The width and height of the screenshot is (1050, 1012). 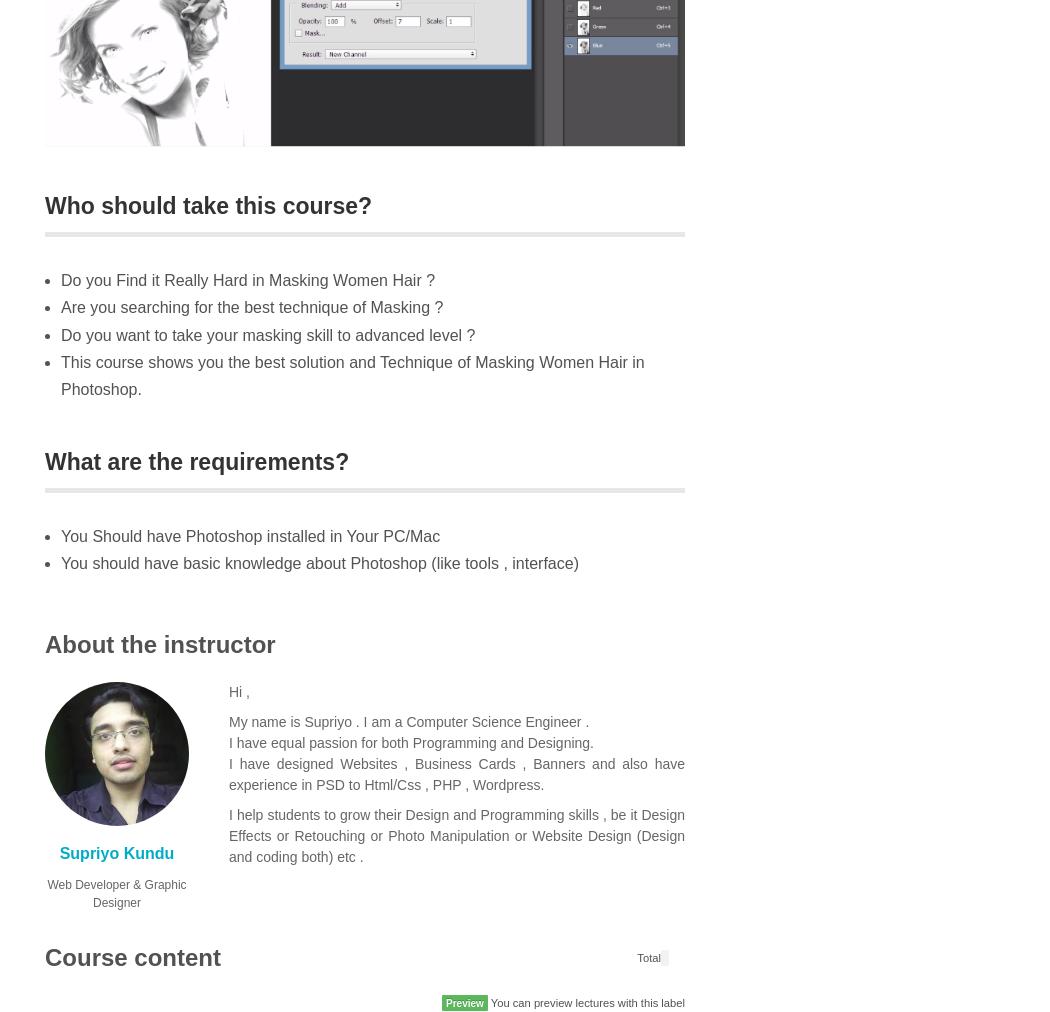 What do you see at coordinates (319, 562) in the screenshot?
I see `'You should have basic knowledge about Photoshop (like tools , interface)'` at bounding box center [319, 562].